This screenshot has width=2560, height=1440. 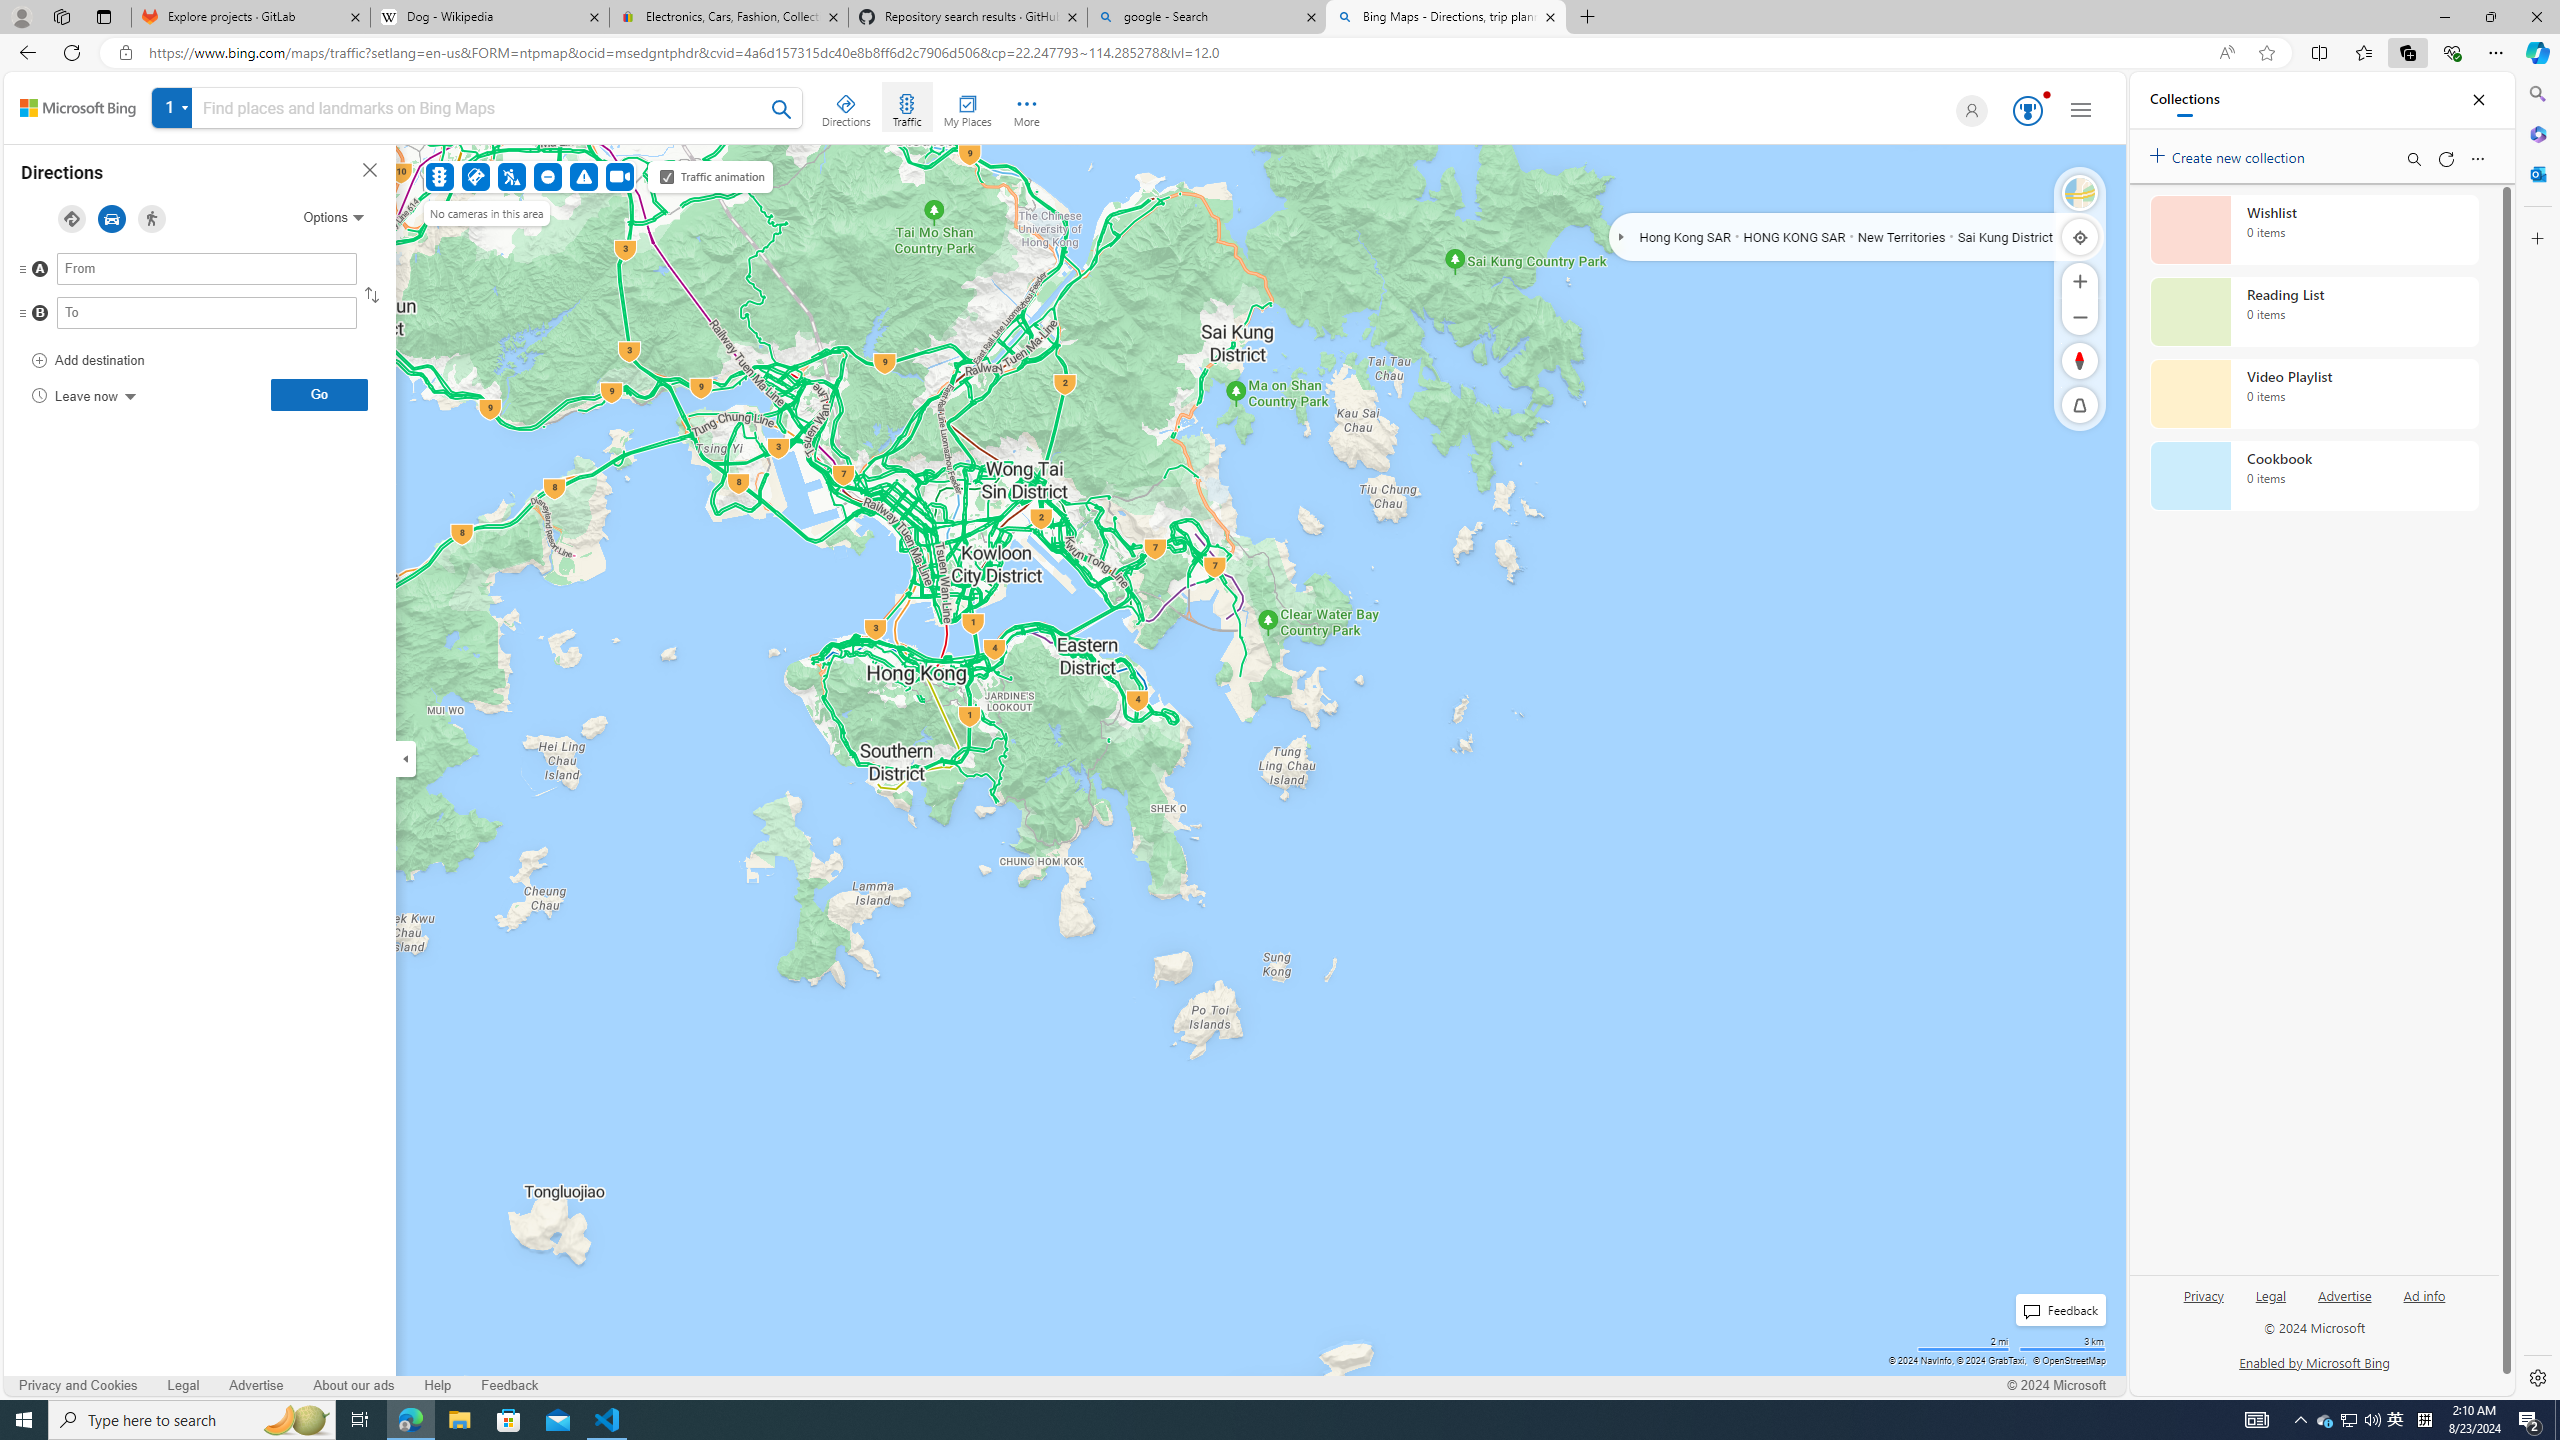 What do you see at coordinates (1968, 110) in the screenshot?
I see `'Default Profile Picture'` at bounding box center [1968, 110].